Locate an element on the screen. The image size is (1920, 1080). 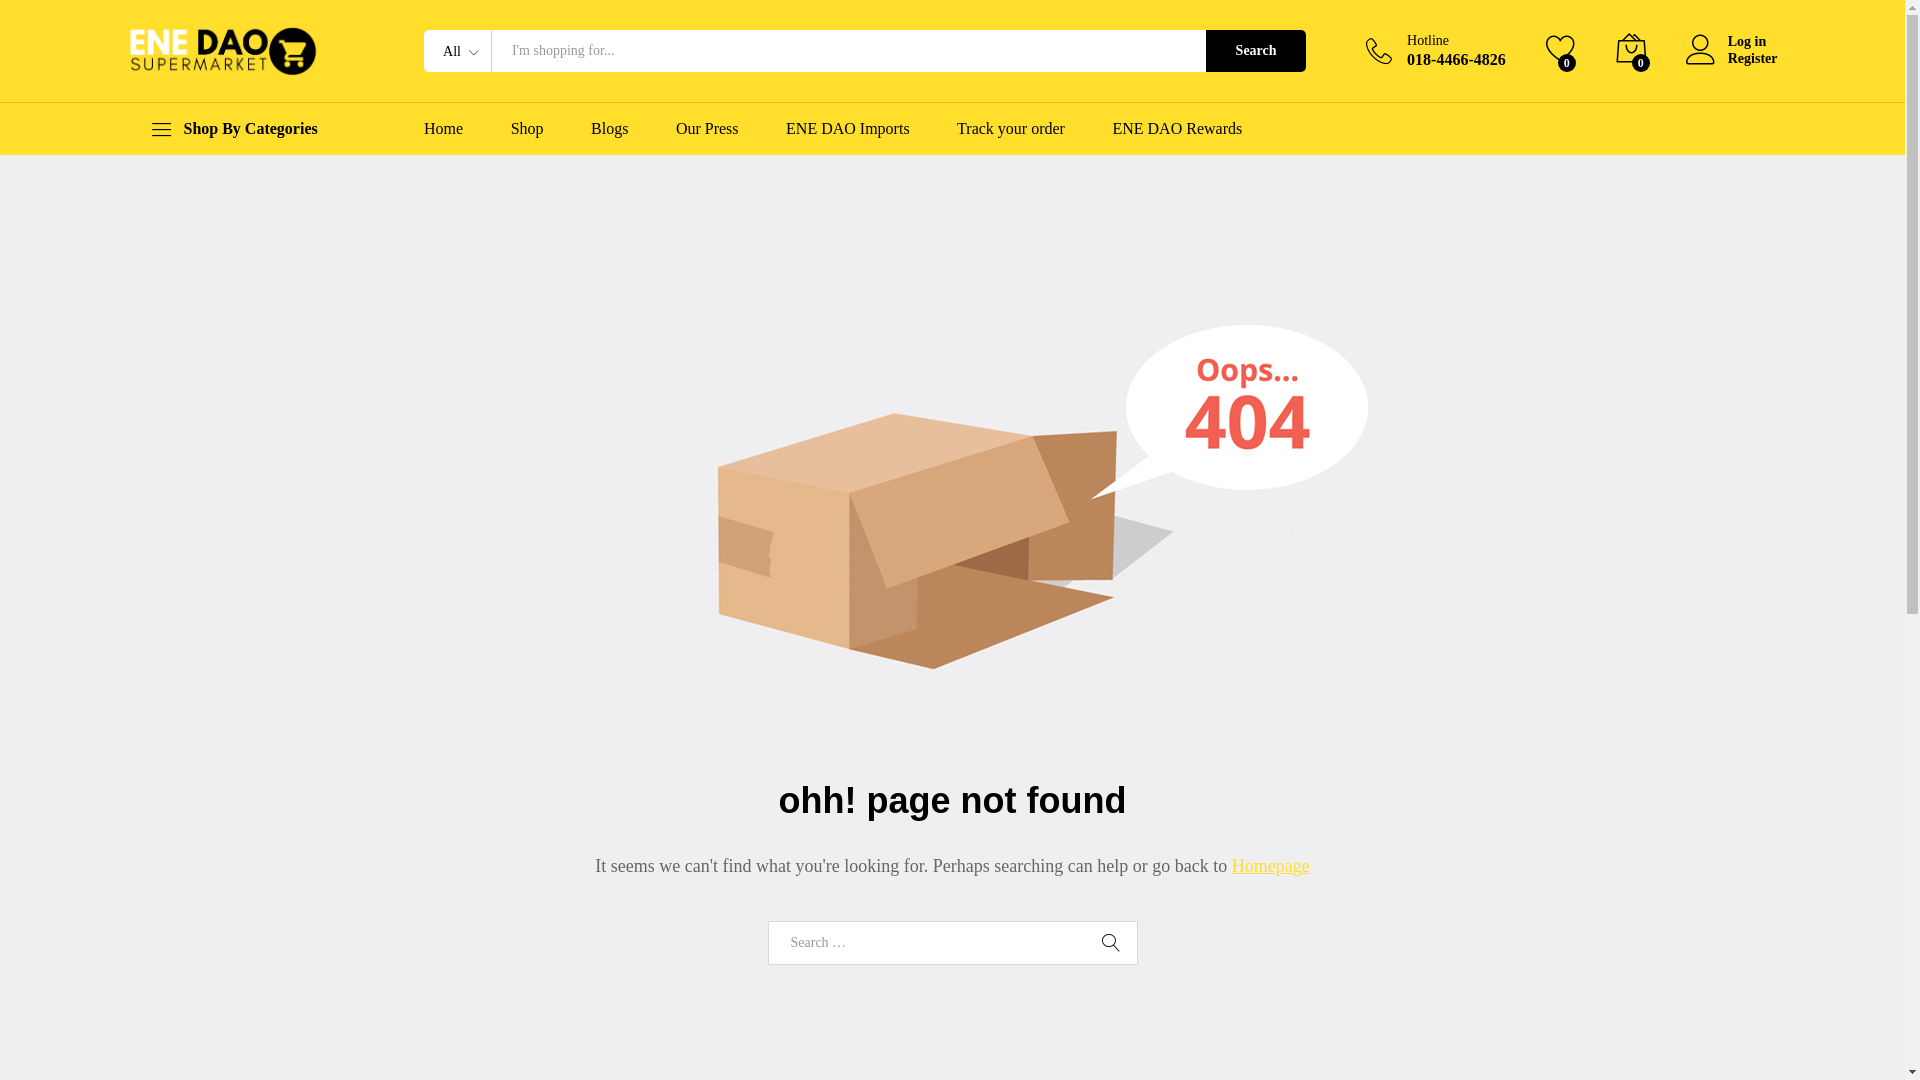
'Log in' is located at coordinates (1731, 42).